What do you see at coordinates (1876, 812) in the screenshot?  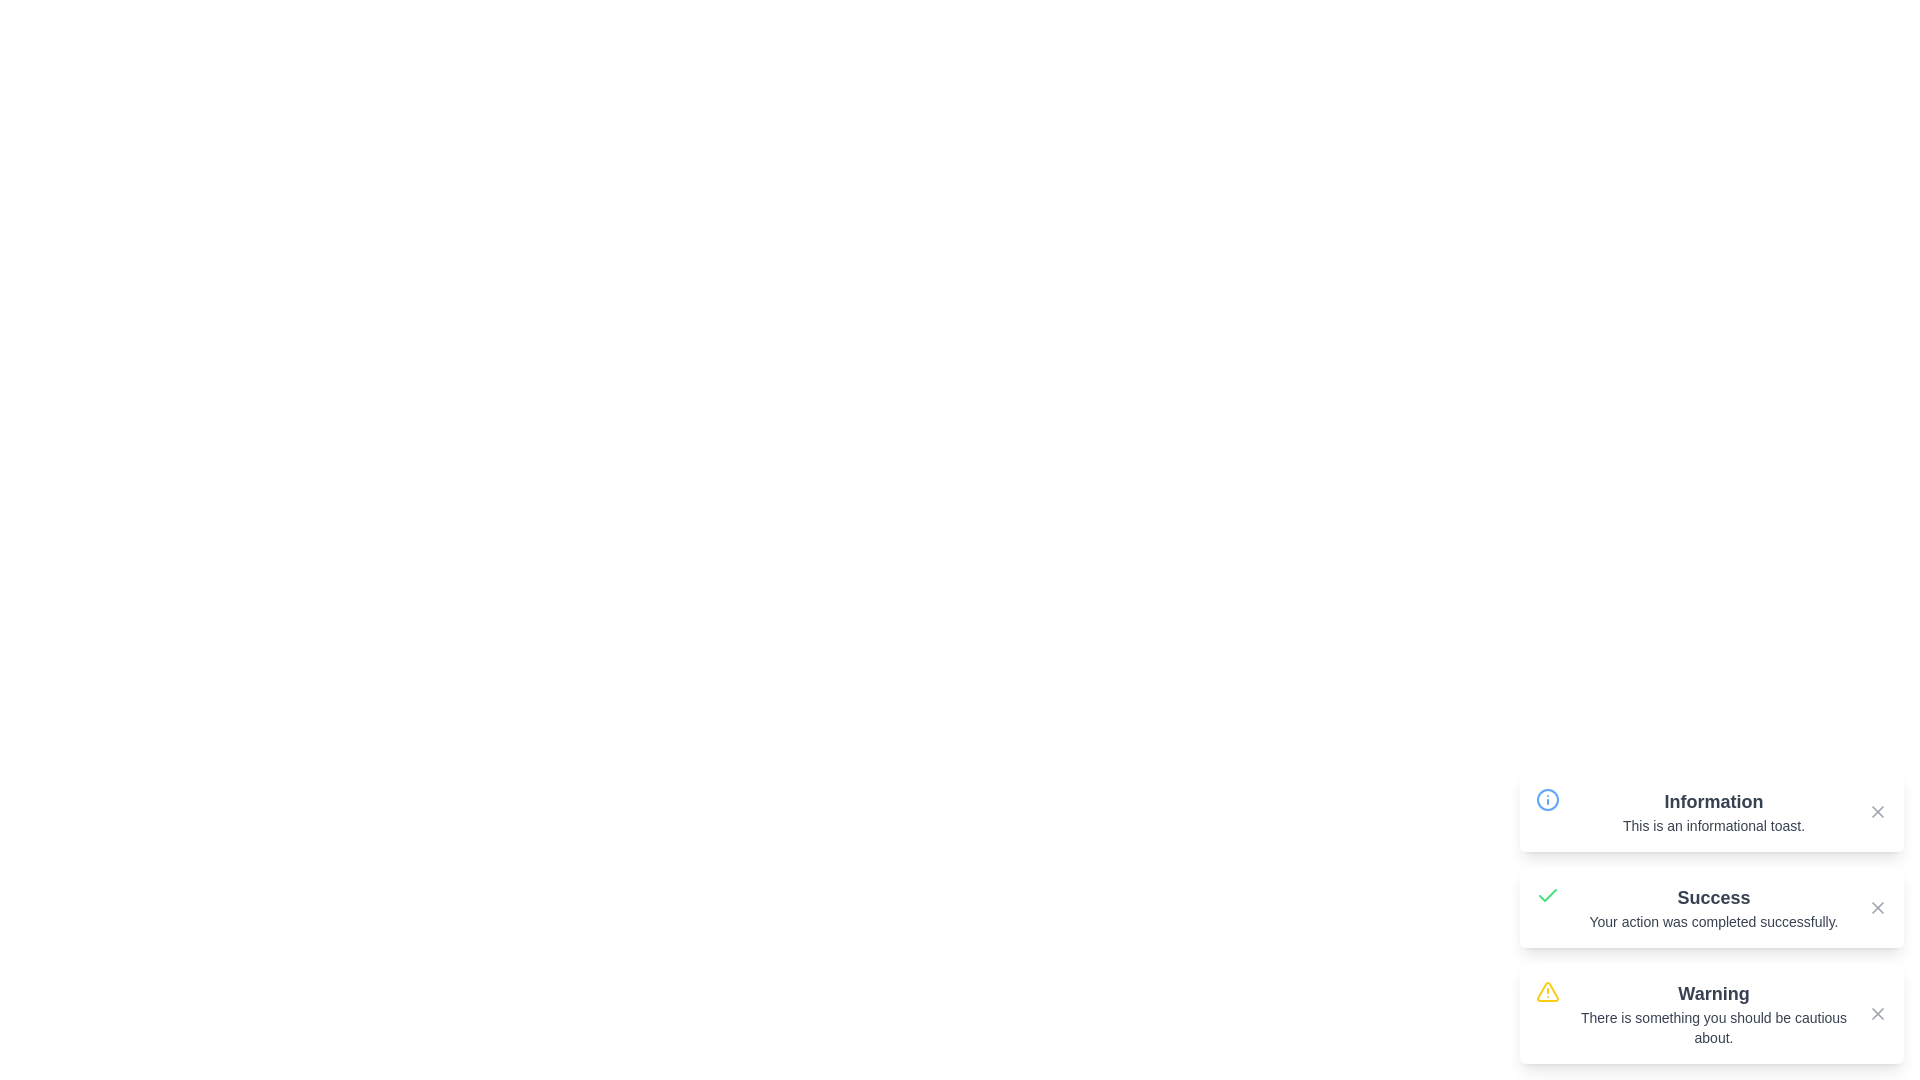 I see `the close button located at the top-right corner of the 'Information' notification card` at bounding box center [1876, 812].